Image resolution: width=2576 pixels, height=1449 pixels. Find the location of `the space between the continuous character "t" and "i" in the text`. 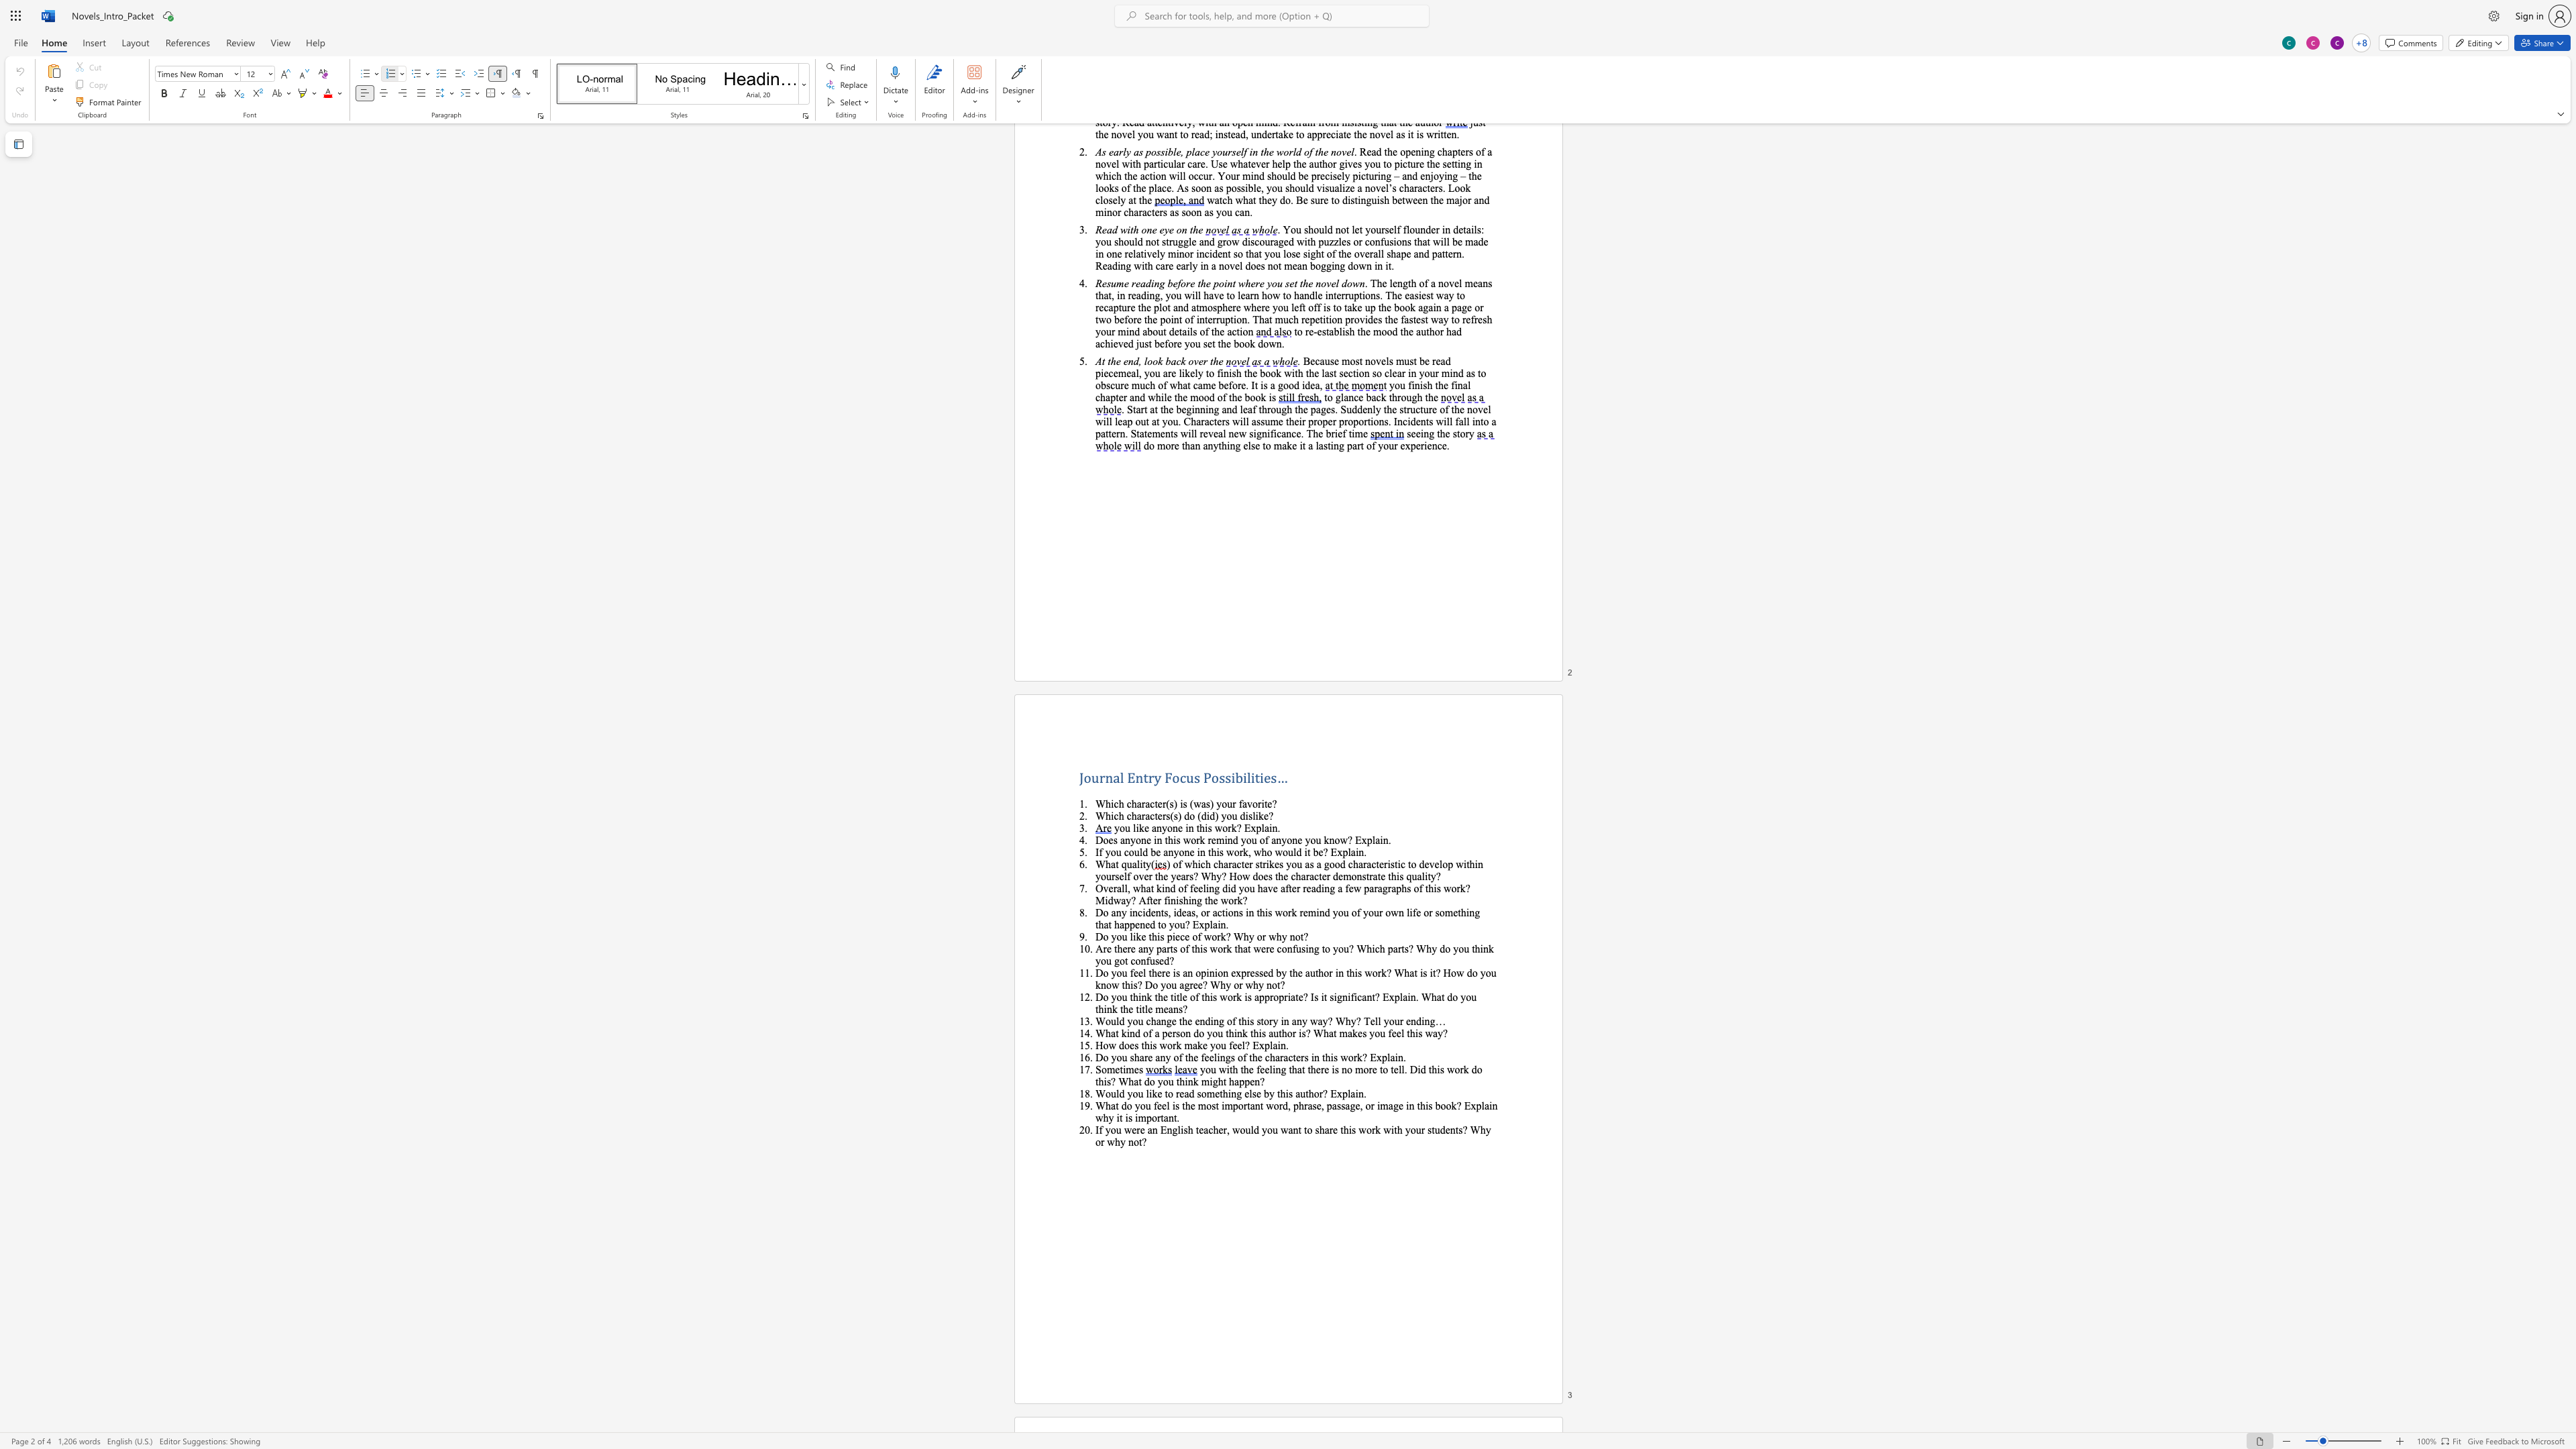

the space between the continuous character "t" and "i" in the text is located at coordinates (1122, 1069).